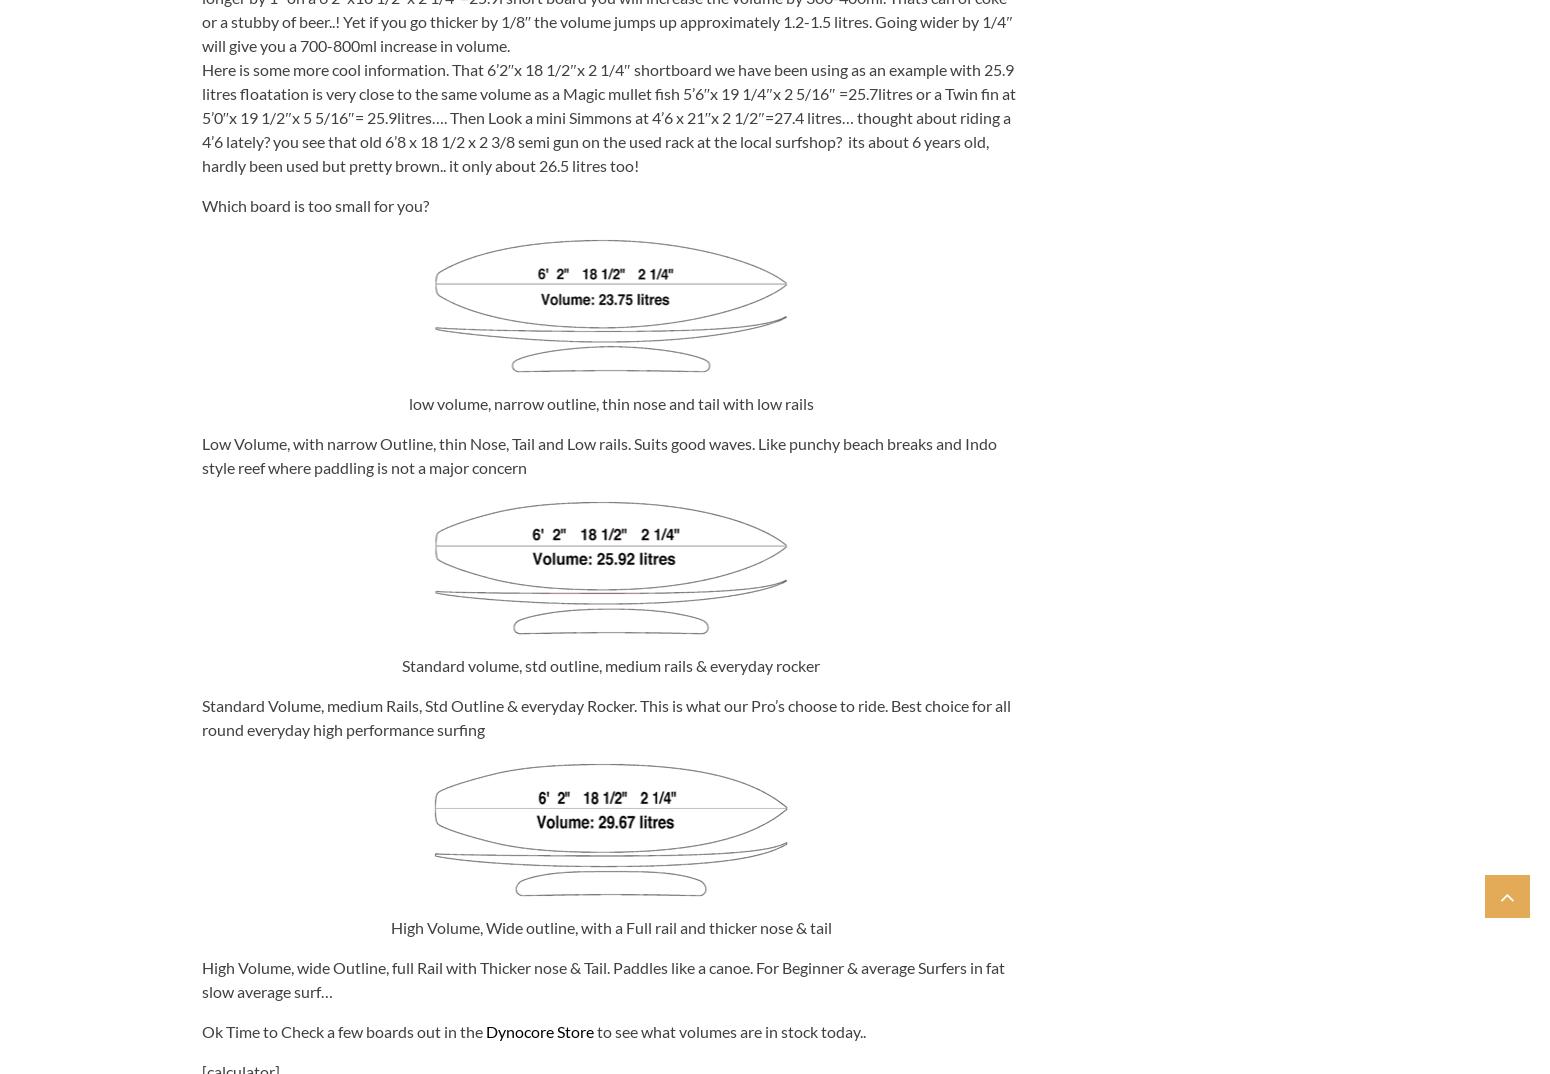 The image size is (1550, 1074). Describe the element at coordinates (402, 663) in the screenshot. I see `'Standard volume, std outline, medium rails & everyday rocker'` at that location.